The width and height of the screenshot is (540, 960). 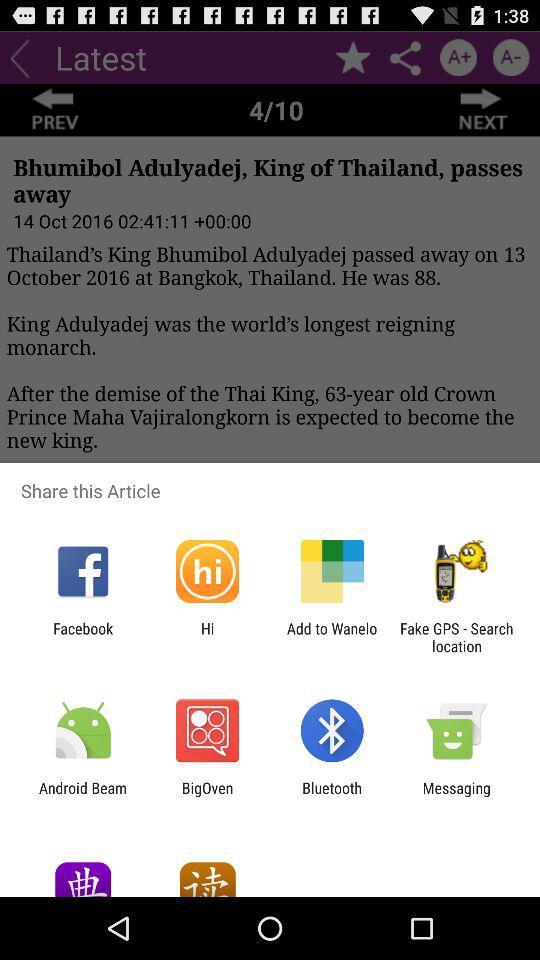 I want to click on the fake gps search item, so click(x=456, y=636).